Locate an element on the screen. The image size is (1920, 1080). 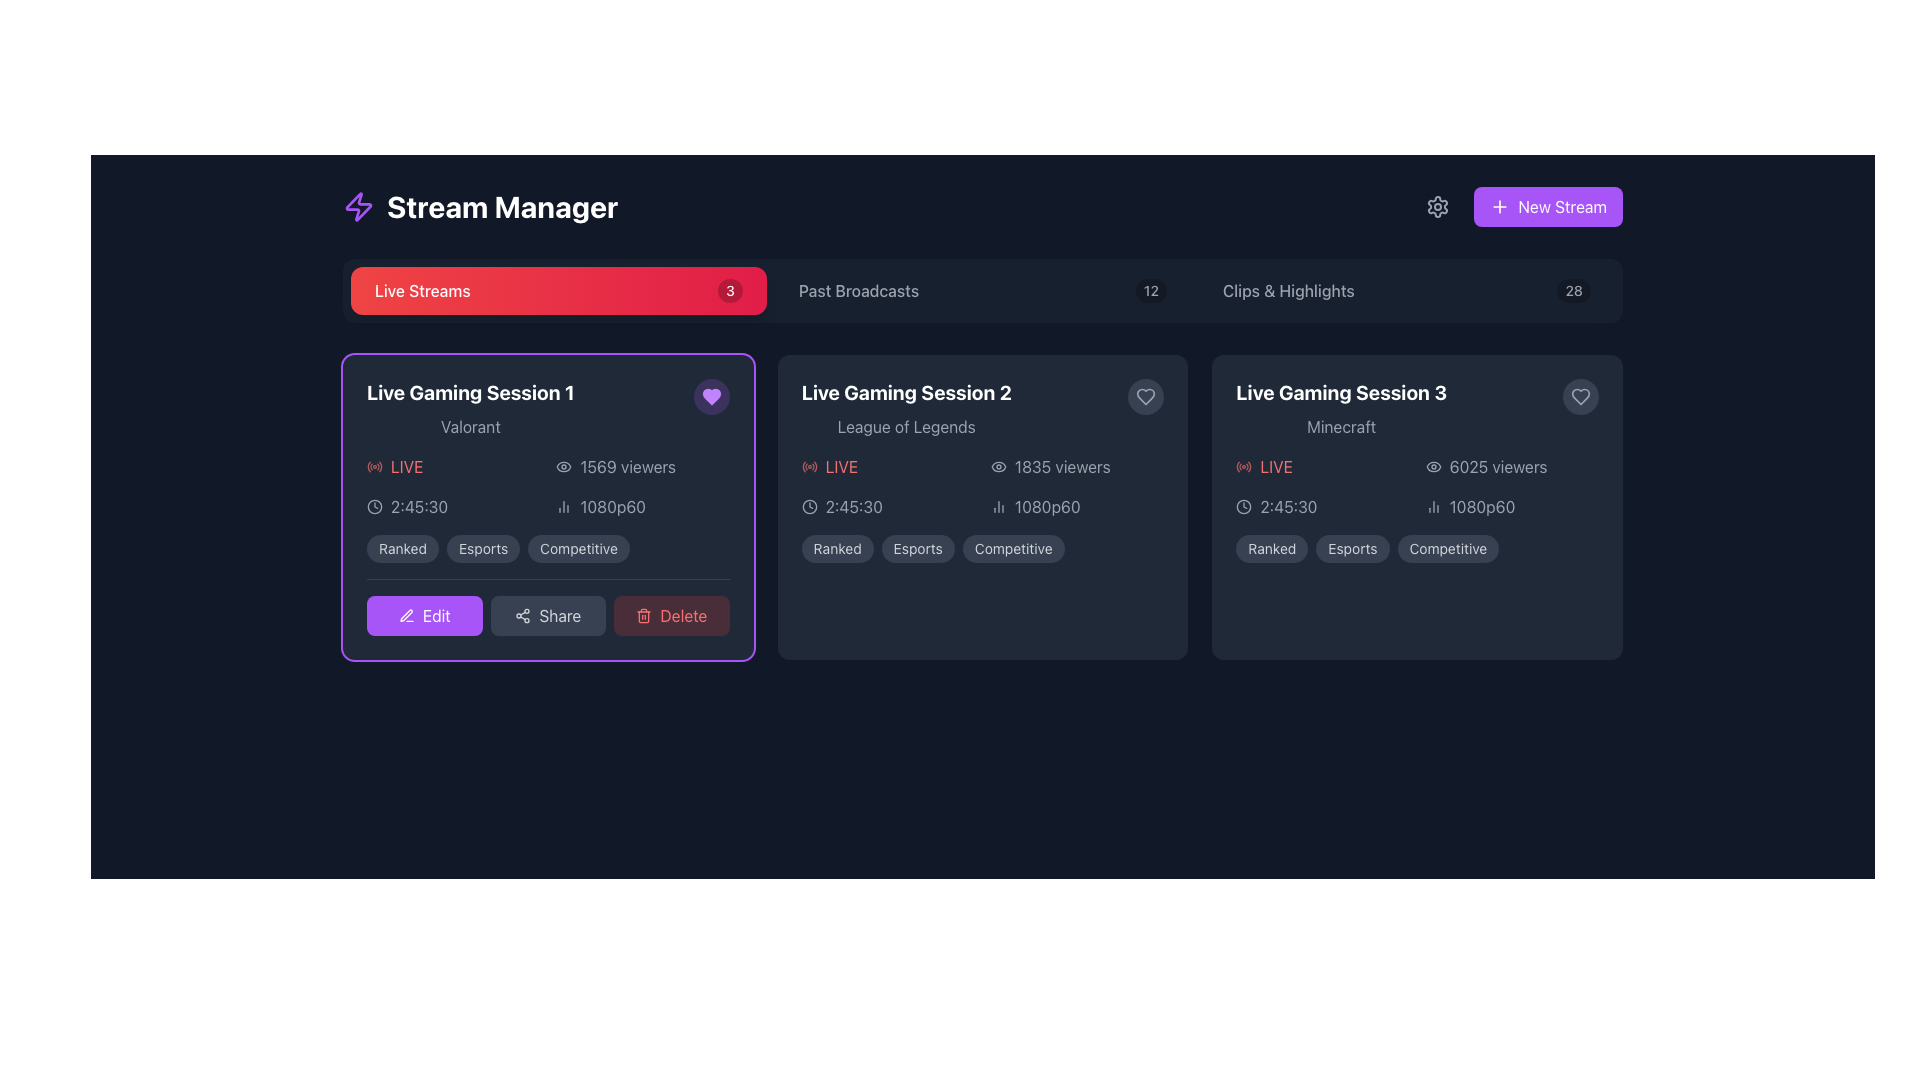
the small, rounded badge with the number '12' in white text, located within the 'Past Broadcasts' section of the header navigation bar is located at coordinates (1151, 290).